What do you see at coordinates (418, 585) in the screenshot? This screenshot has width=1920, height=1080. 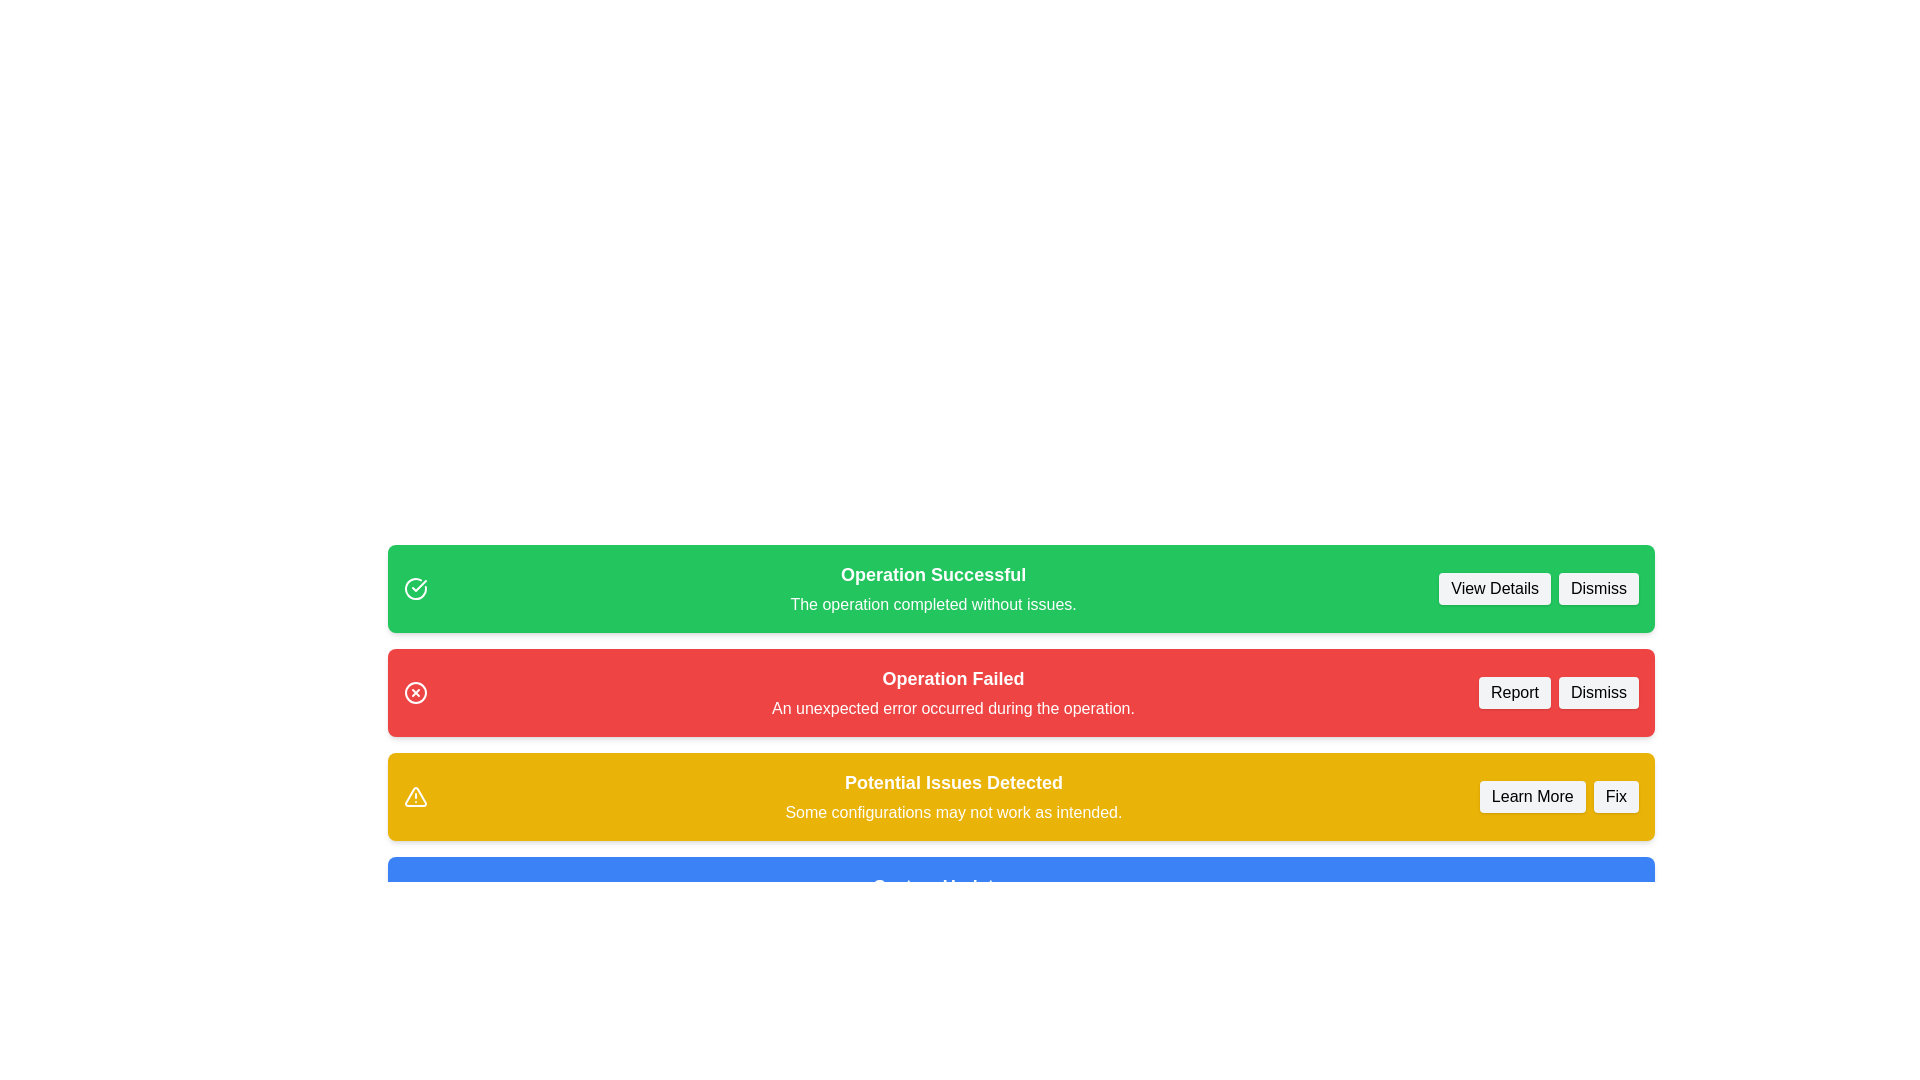 I see `the small checkmark icon located within the green success notification card, which is positioned near the top left of the card, to the left of the textual content, if it is interactive` at bounding box center [418, 585].